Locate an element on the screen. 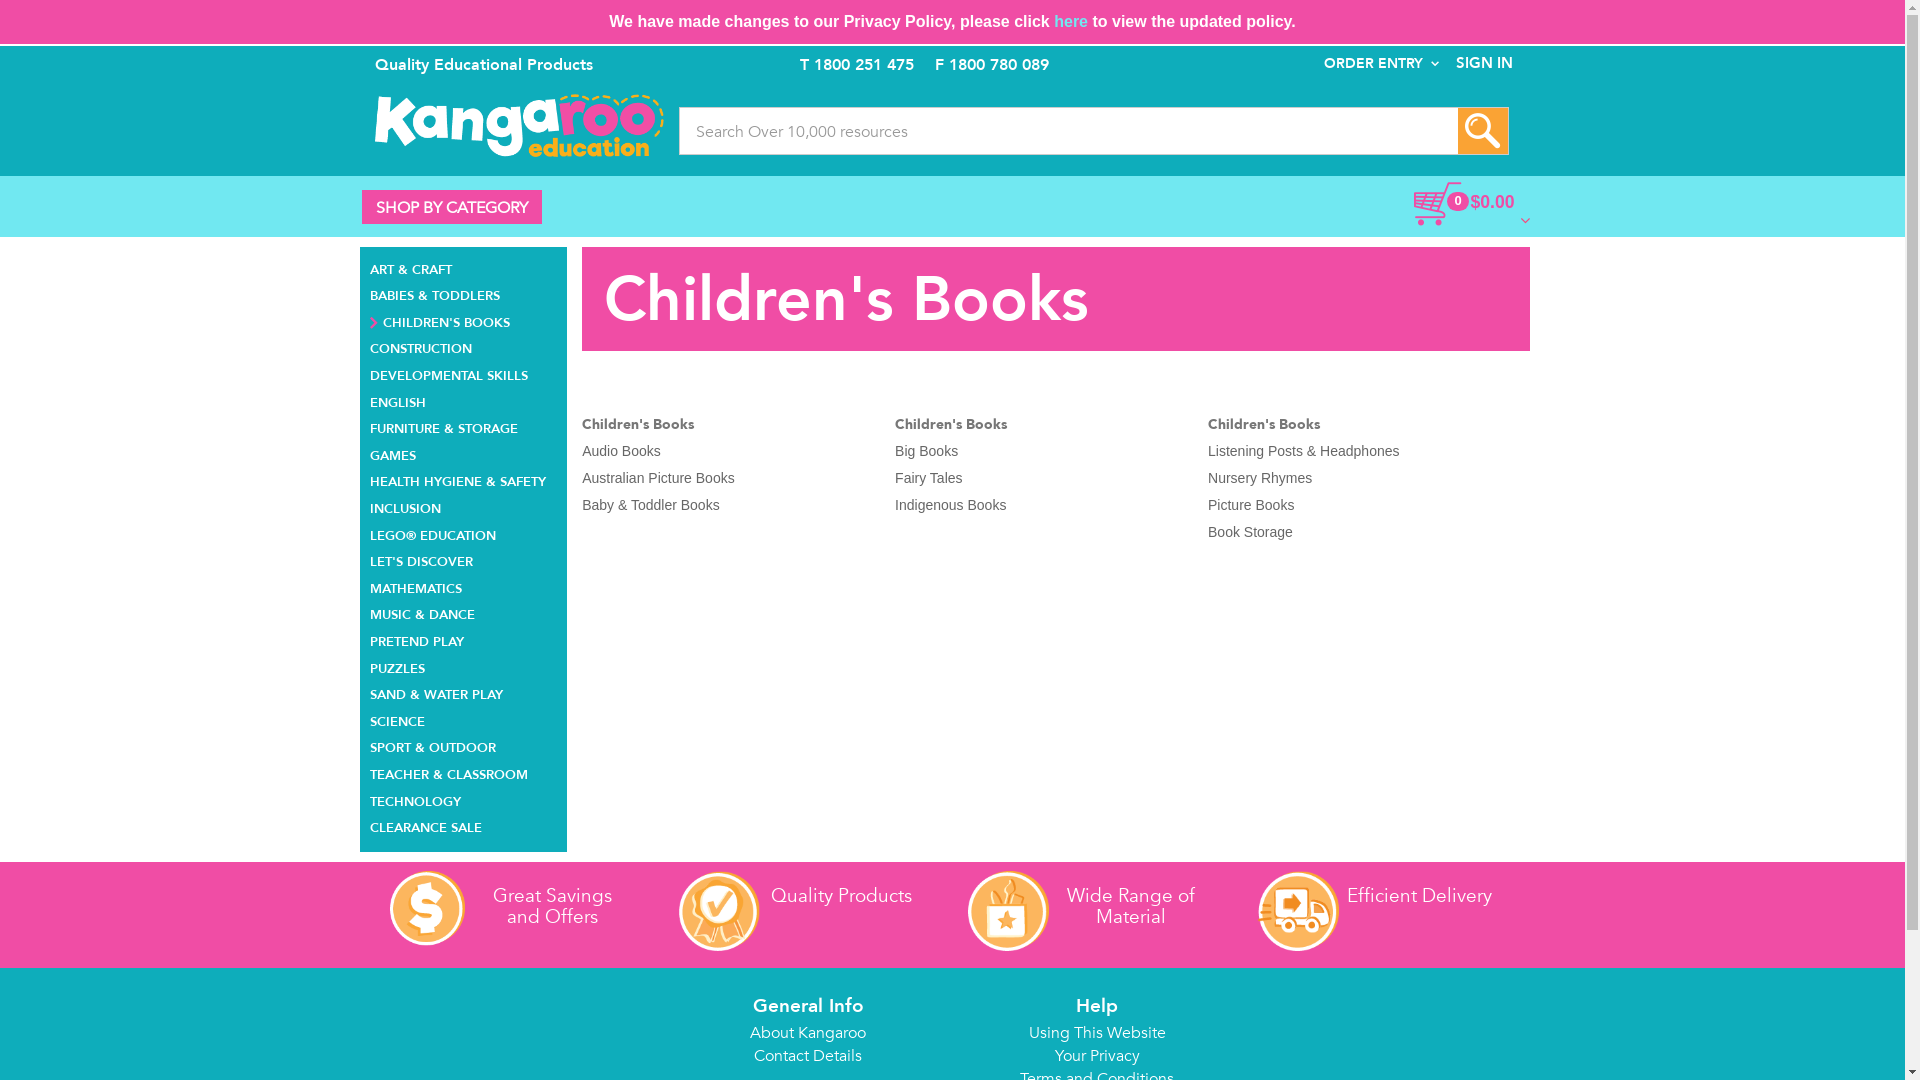 The image size is (1920, 1080). 'Book Storage' is located at coordinates (1249, 531).